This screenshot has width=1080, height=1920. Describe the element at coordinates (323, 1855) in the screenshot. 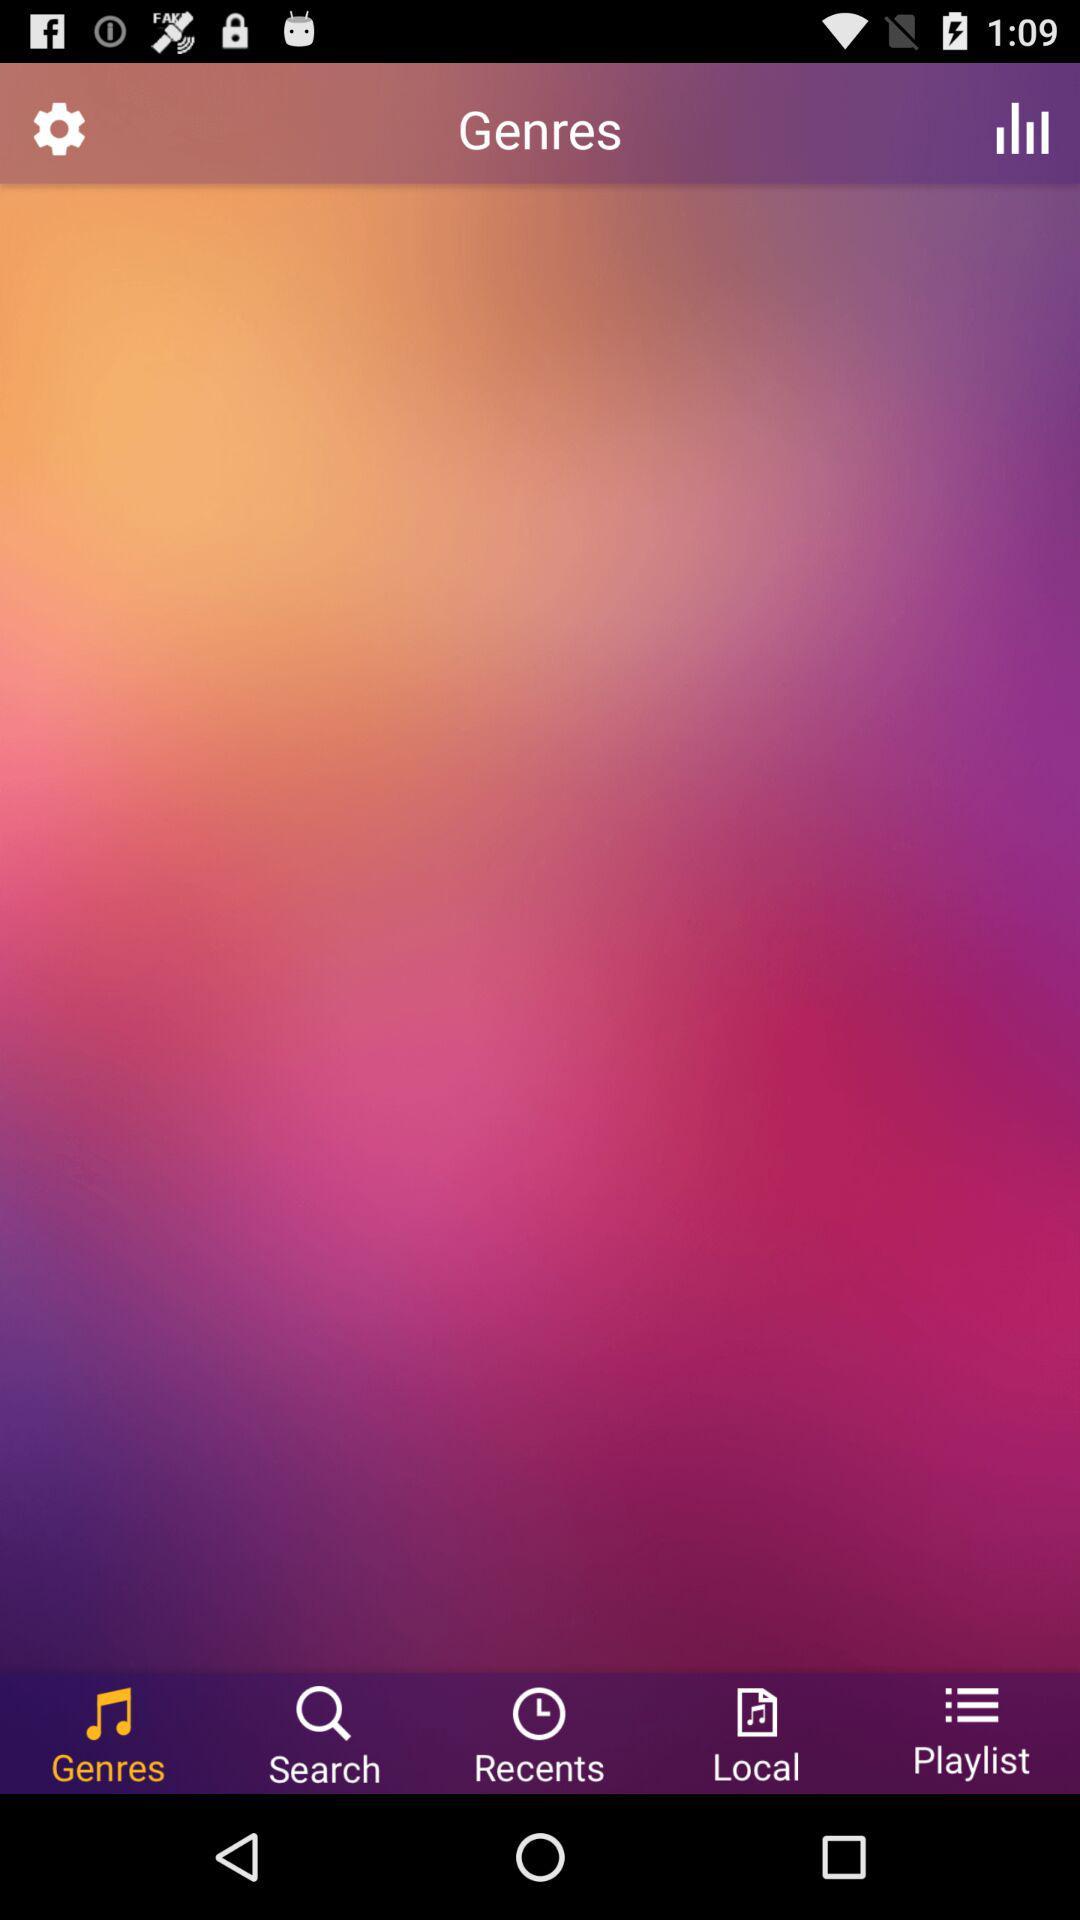

I see `the search icon` at that location.